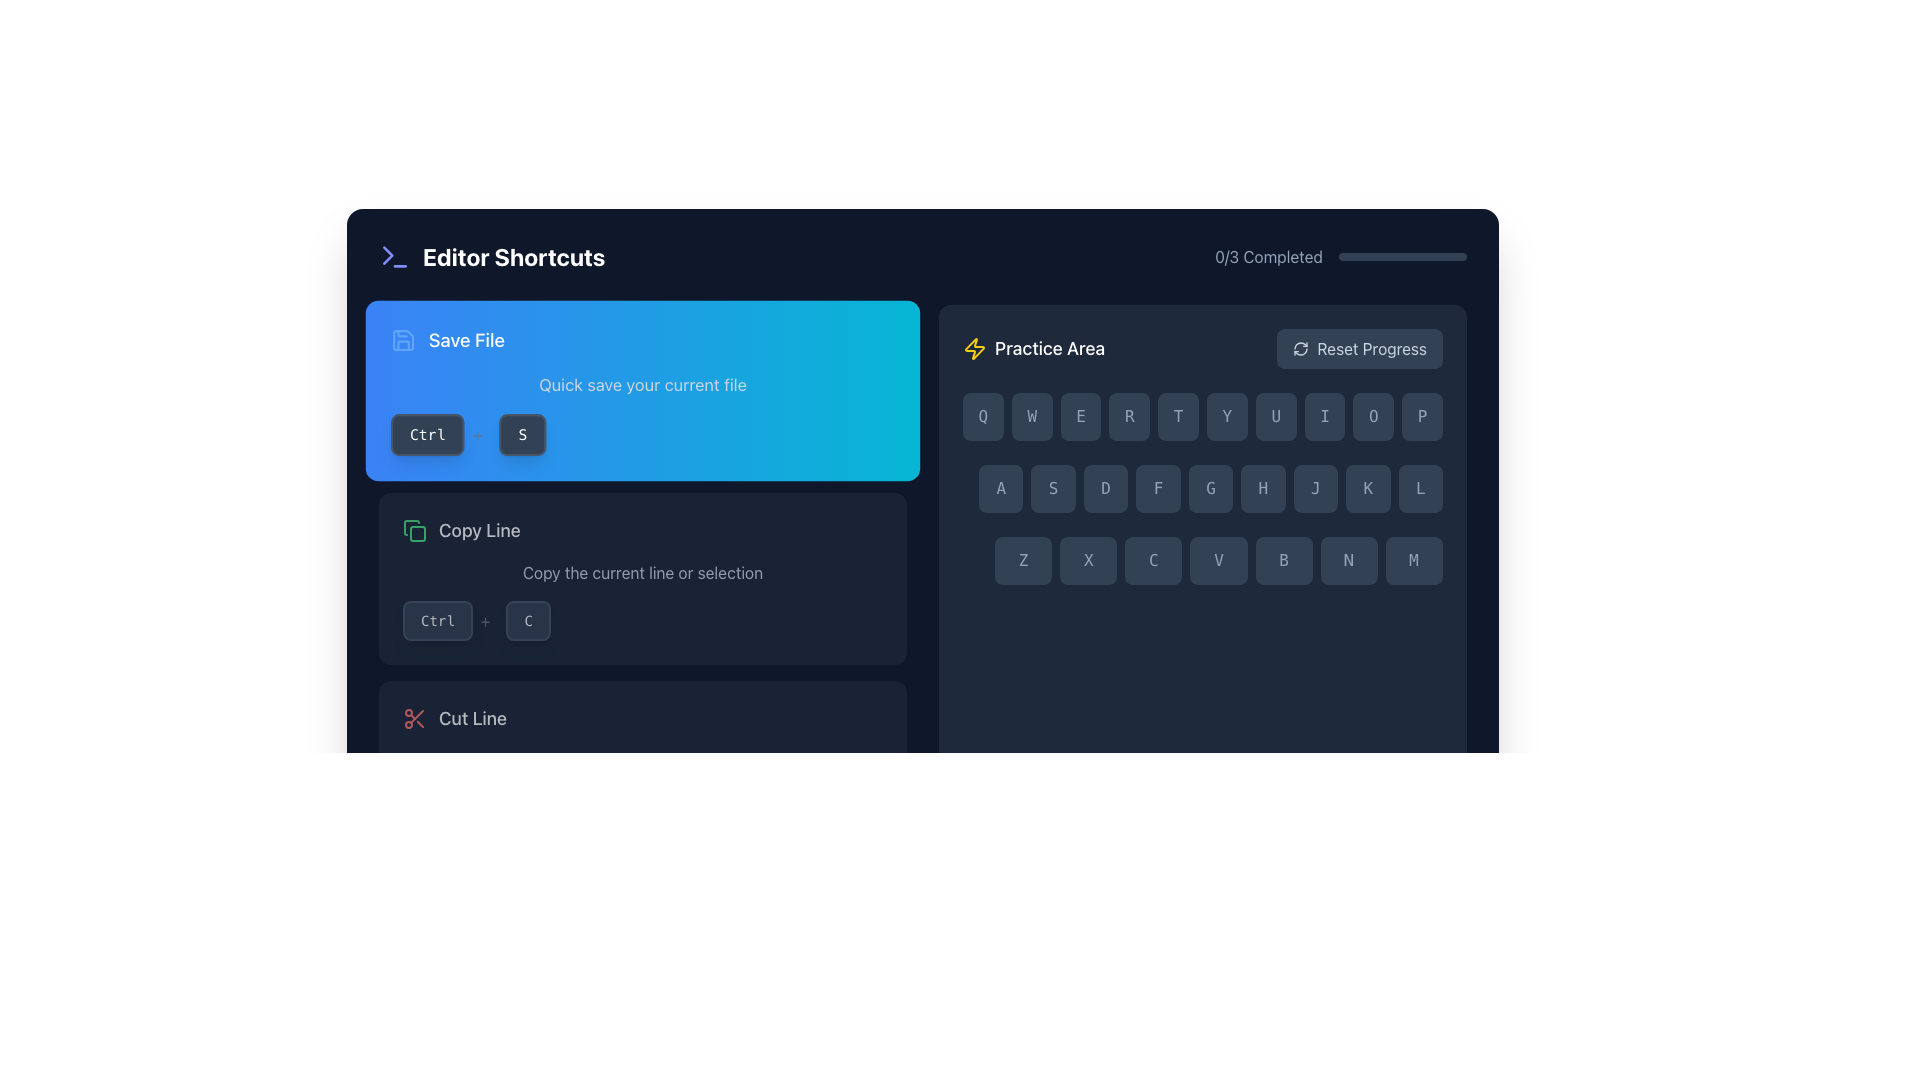  Describe the element at coordinates (1360, 347) in the screenshot. I see `the 'Reset Progress' button with a dark slate-gray background, located in the top-right corner of the 'Practice Area' grouping block, to observe the hover effect` at that location.